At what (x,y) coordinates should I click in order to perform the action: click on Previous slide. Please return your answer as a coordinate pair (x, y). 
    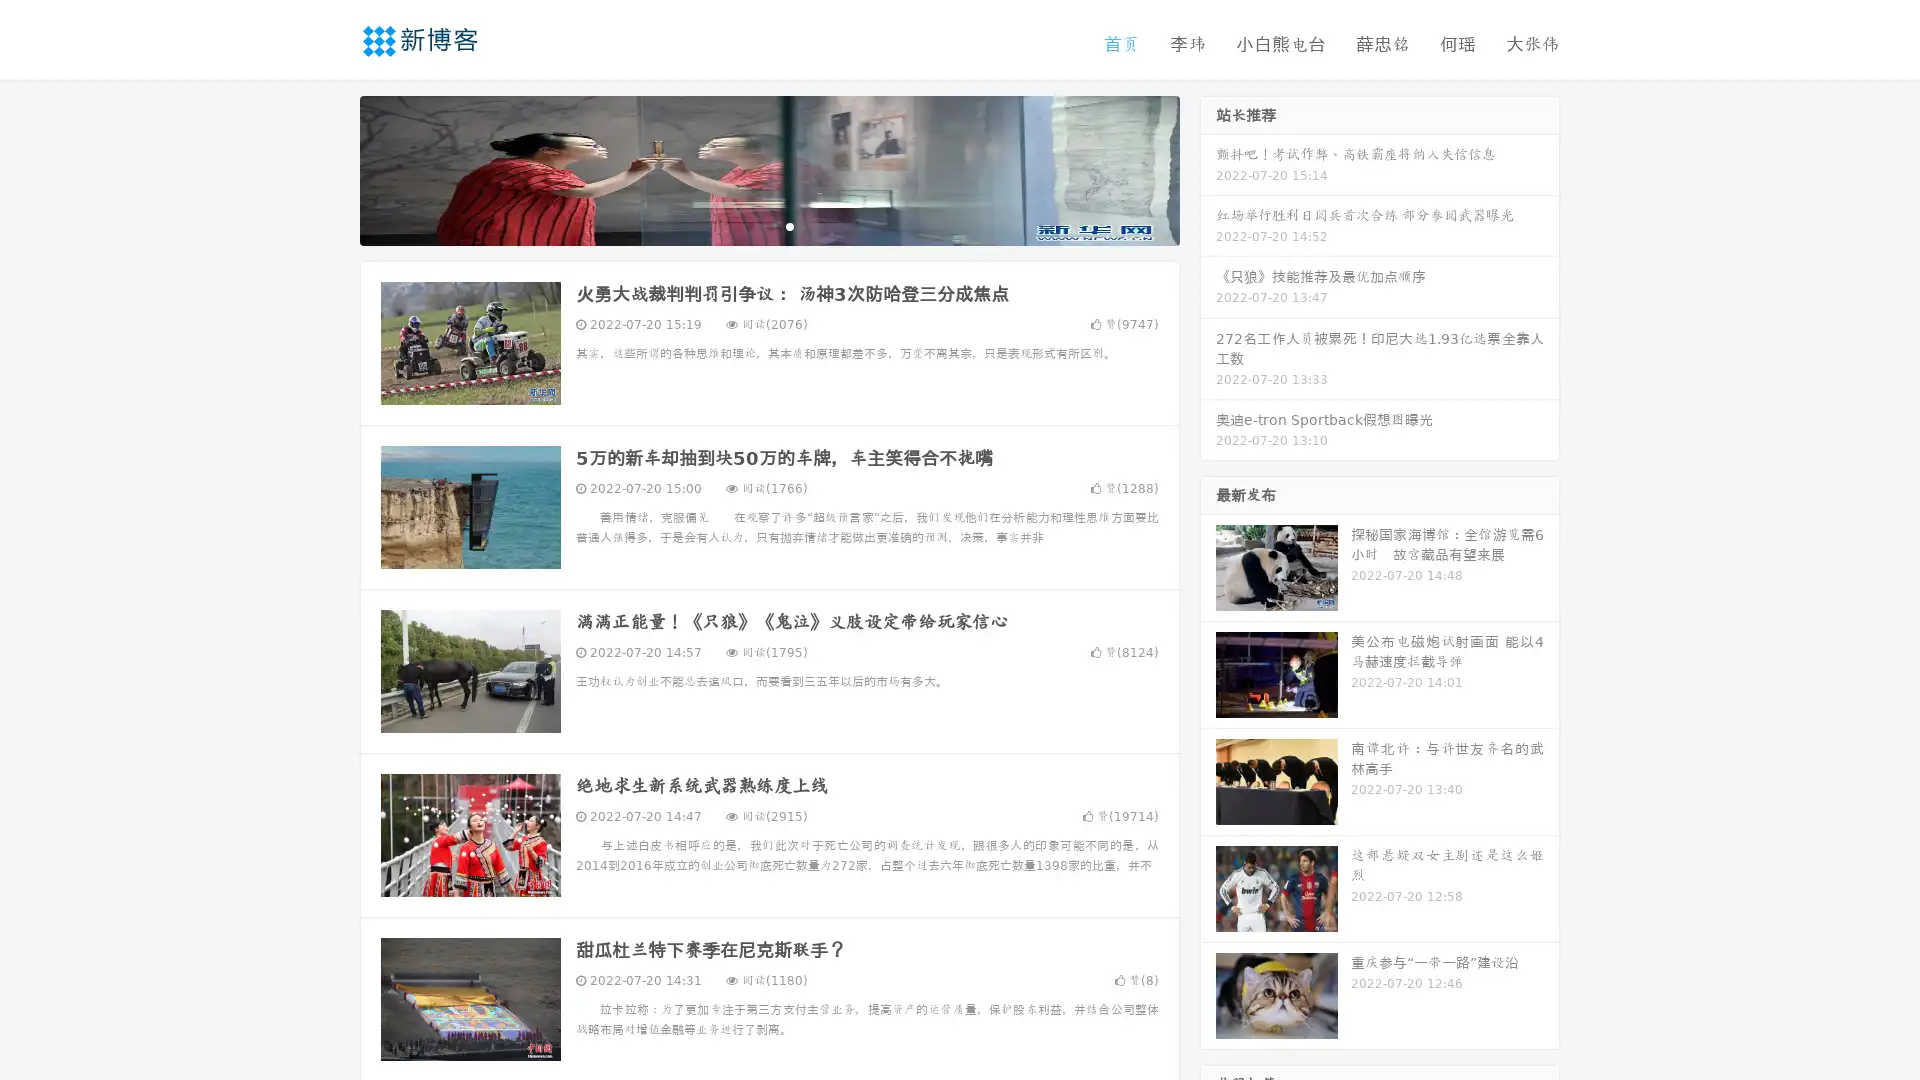
    Looking at the image, I should click on (330, 168).